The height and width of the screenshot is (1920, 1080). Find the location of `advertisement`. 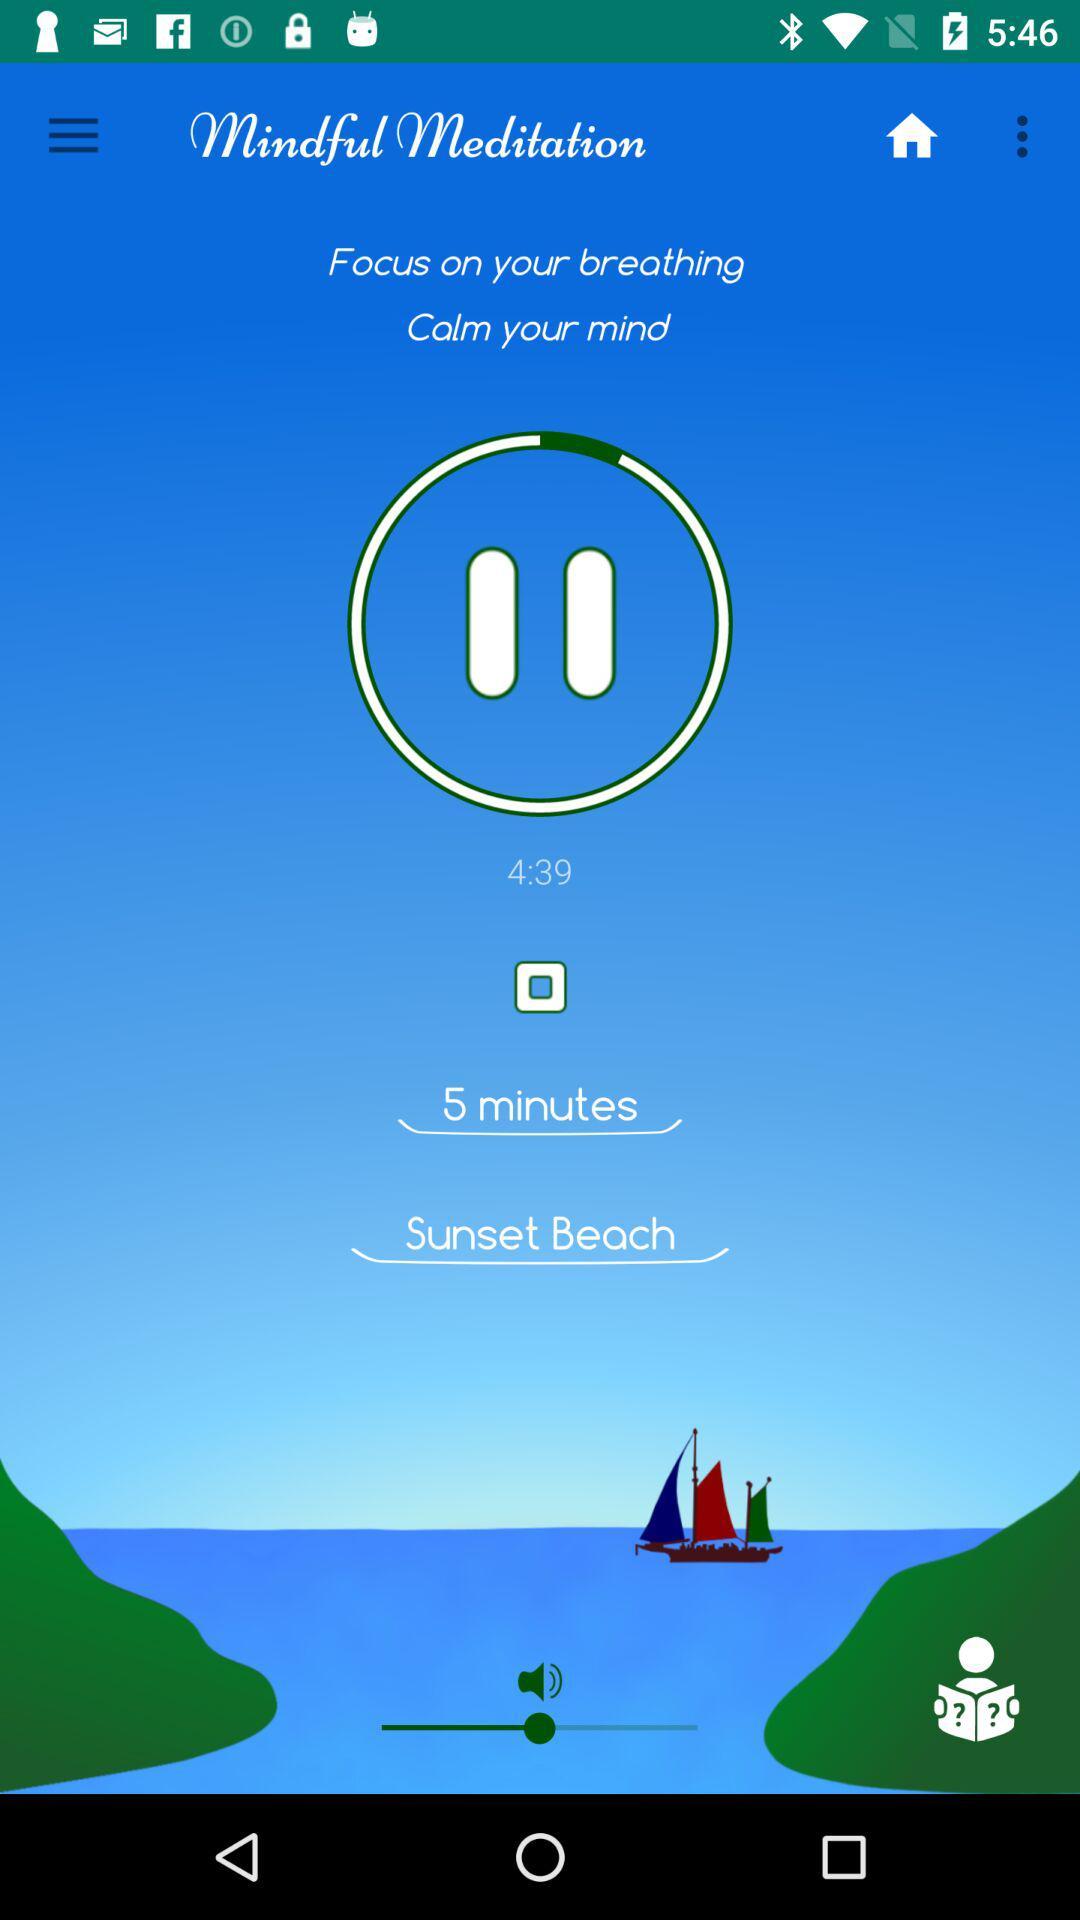

advertisement is located at coordinates (974, 1688).